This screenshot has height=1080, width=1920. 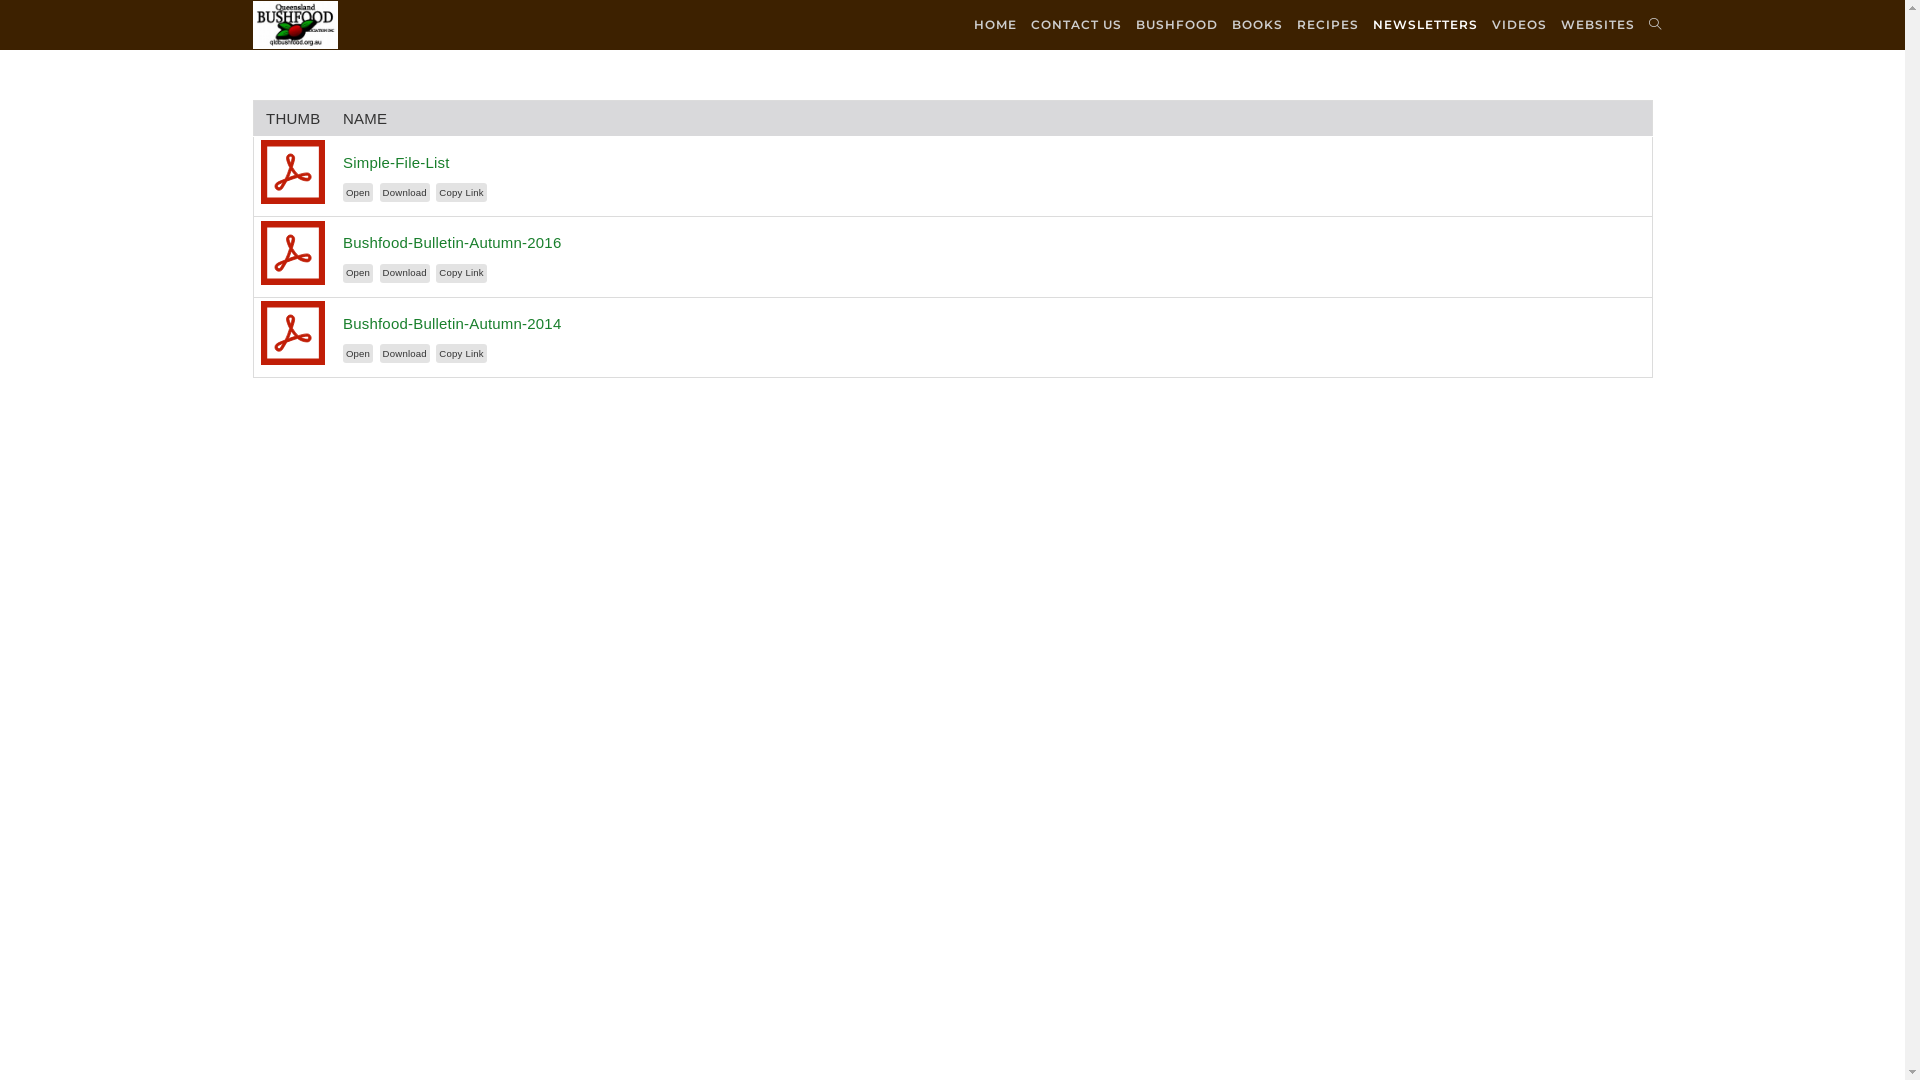 I want to click on 'BUSHFOOD', so click(x=1176, y=24).